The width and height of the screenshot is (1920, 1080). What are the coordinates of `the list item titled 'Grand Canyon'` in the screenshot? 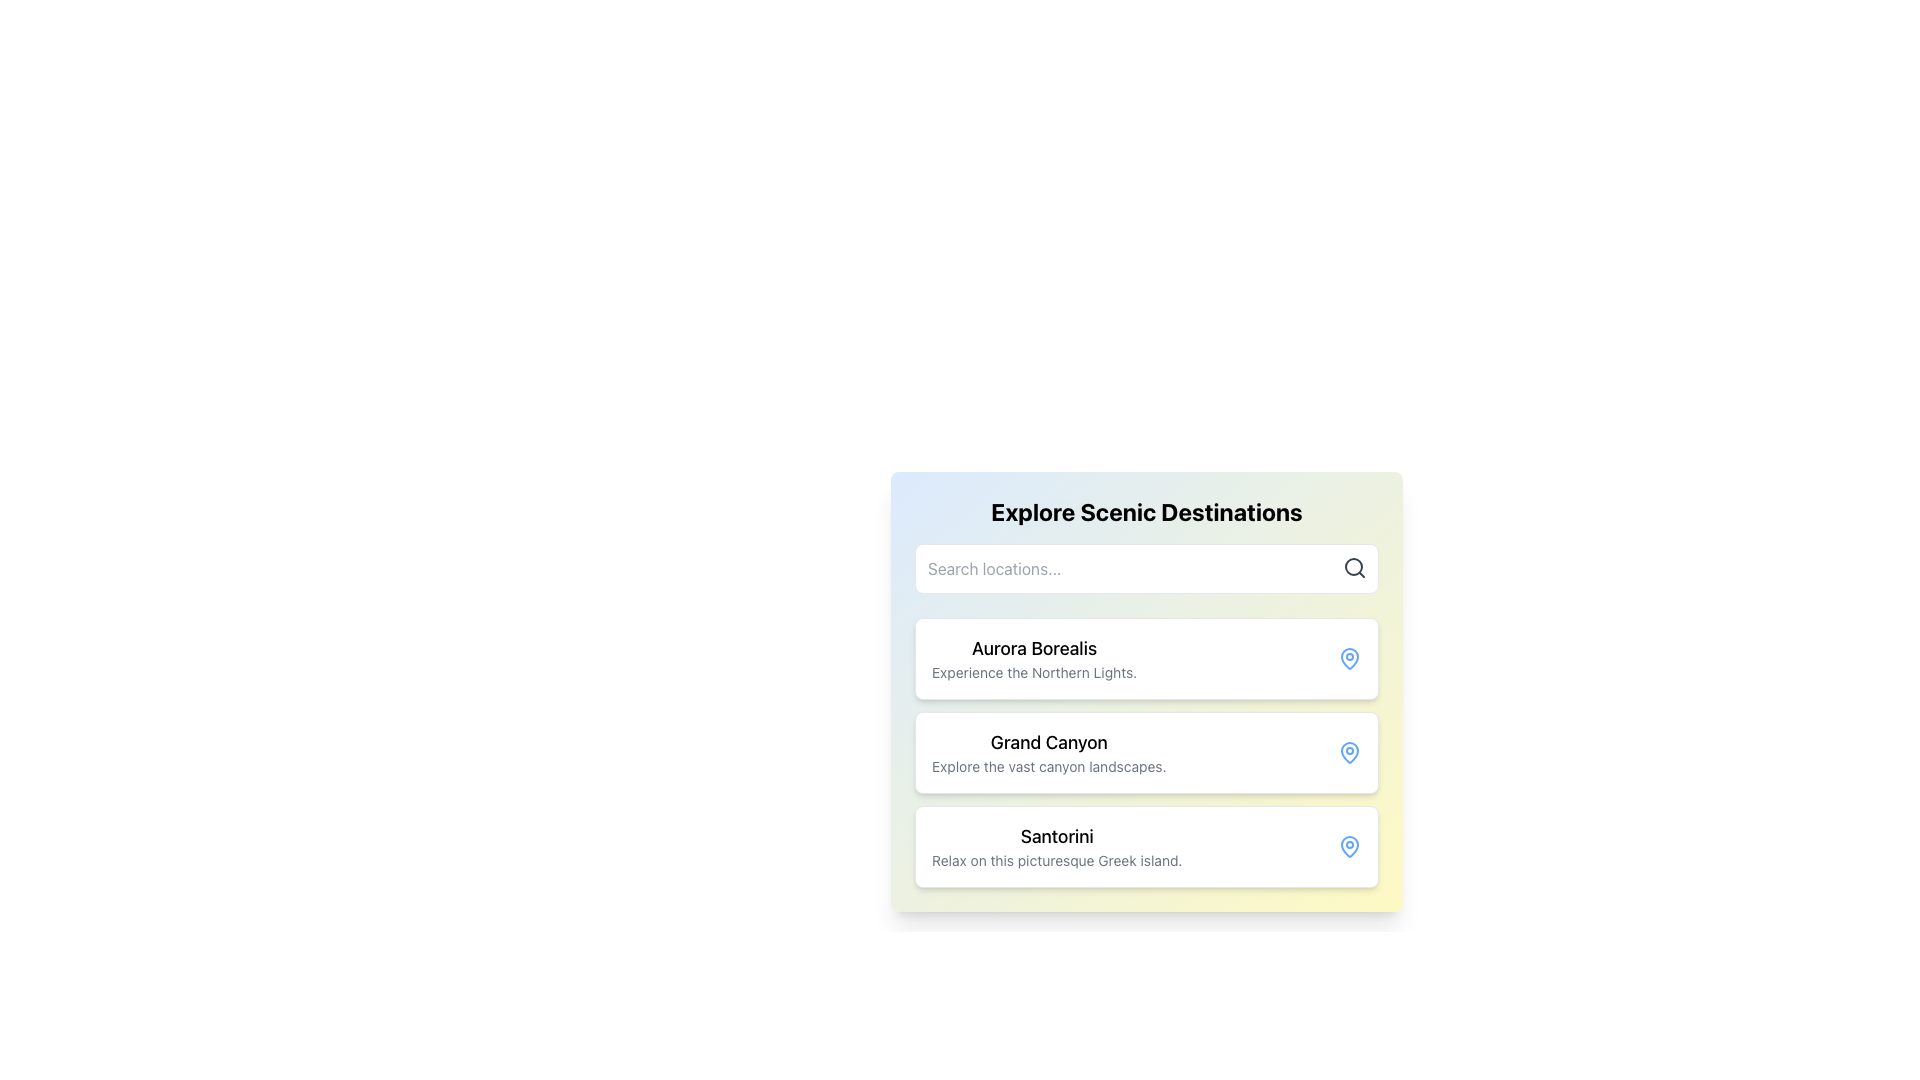 It's located at (1048, 752).